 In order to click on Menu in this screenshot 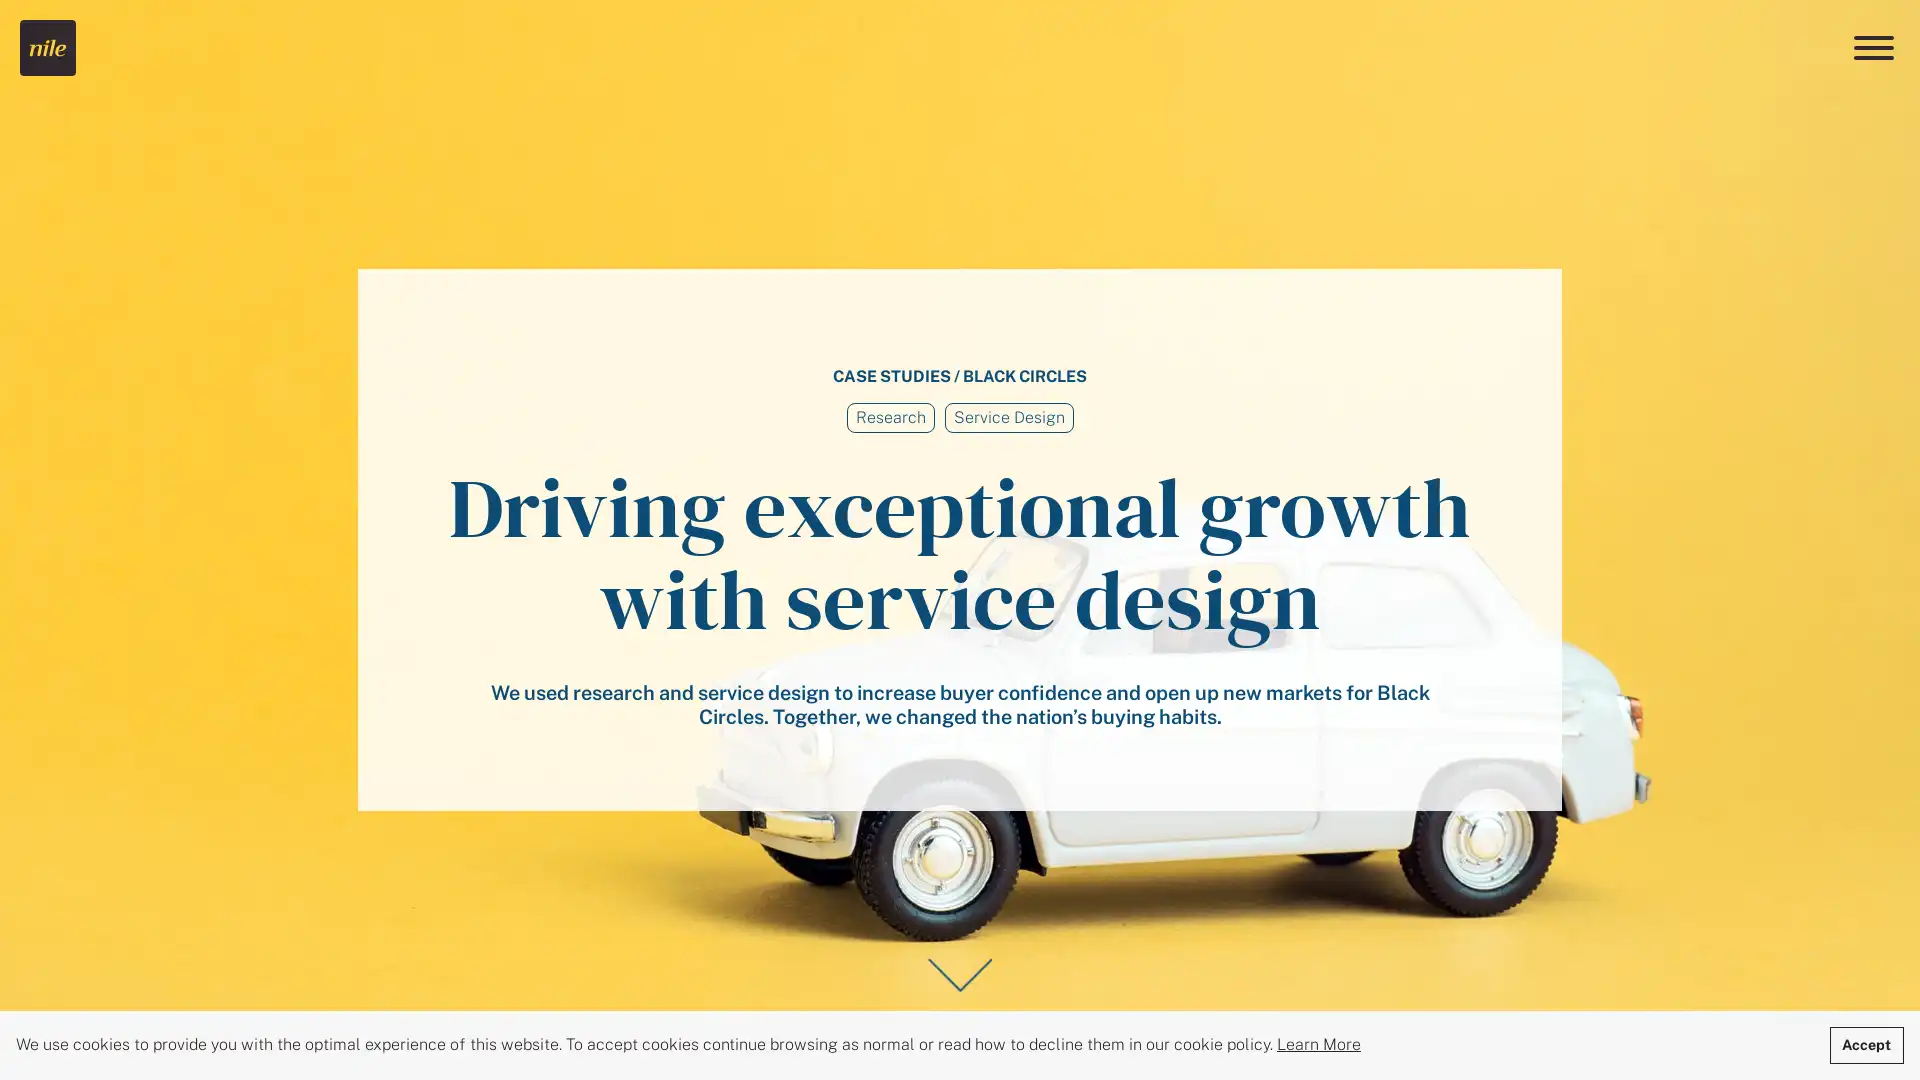, I will do `click(1872, 46)`.